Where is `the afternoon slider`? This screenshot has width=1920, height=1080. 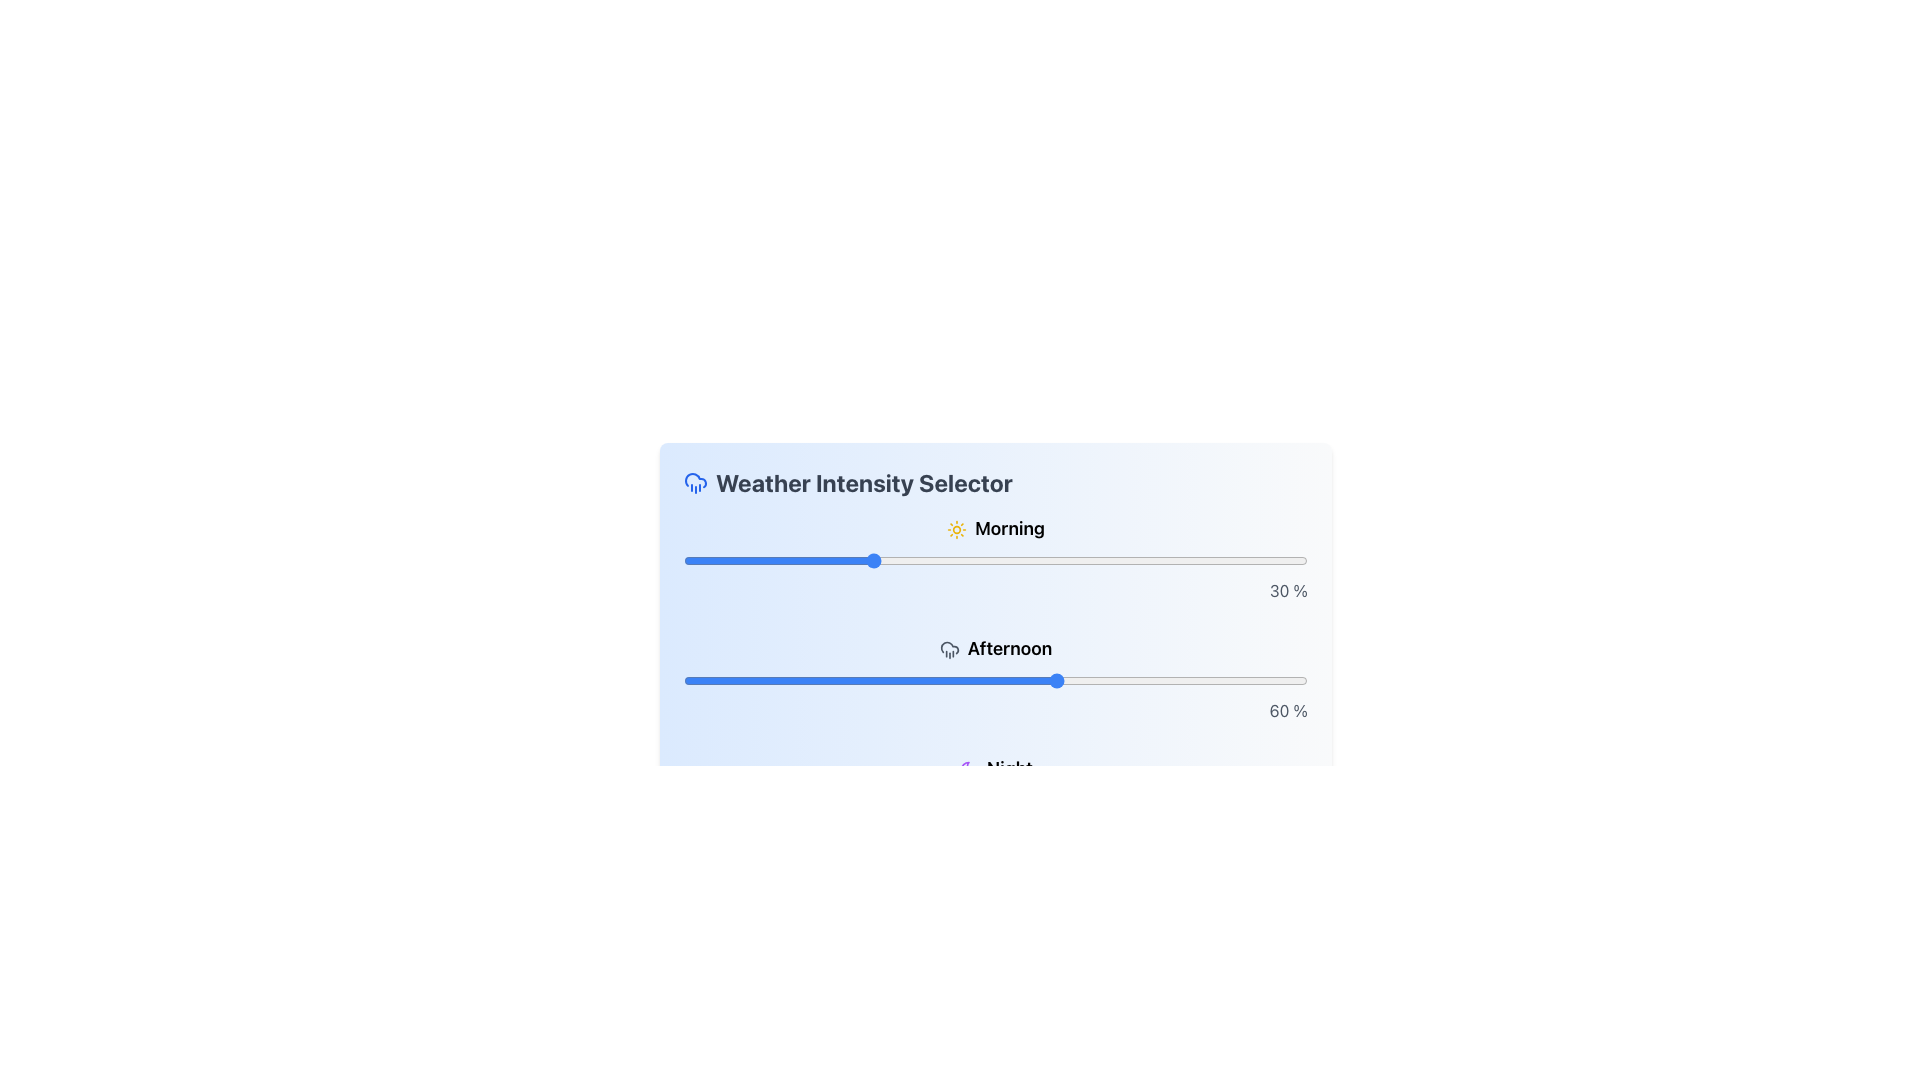 the afternoon slider is located at coordinates (1158, 680).